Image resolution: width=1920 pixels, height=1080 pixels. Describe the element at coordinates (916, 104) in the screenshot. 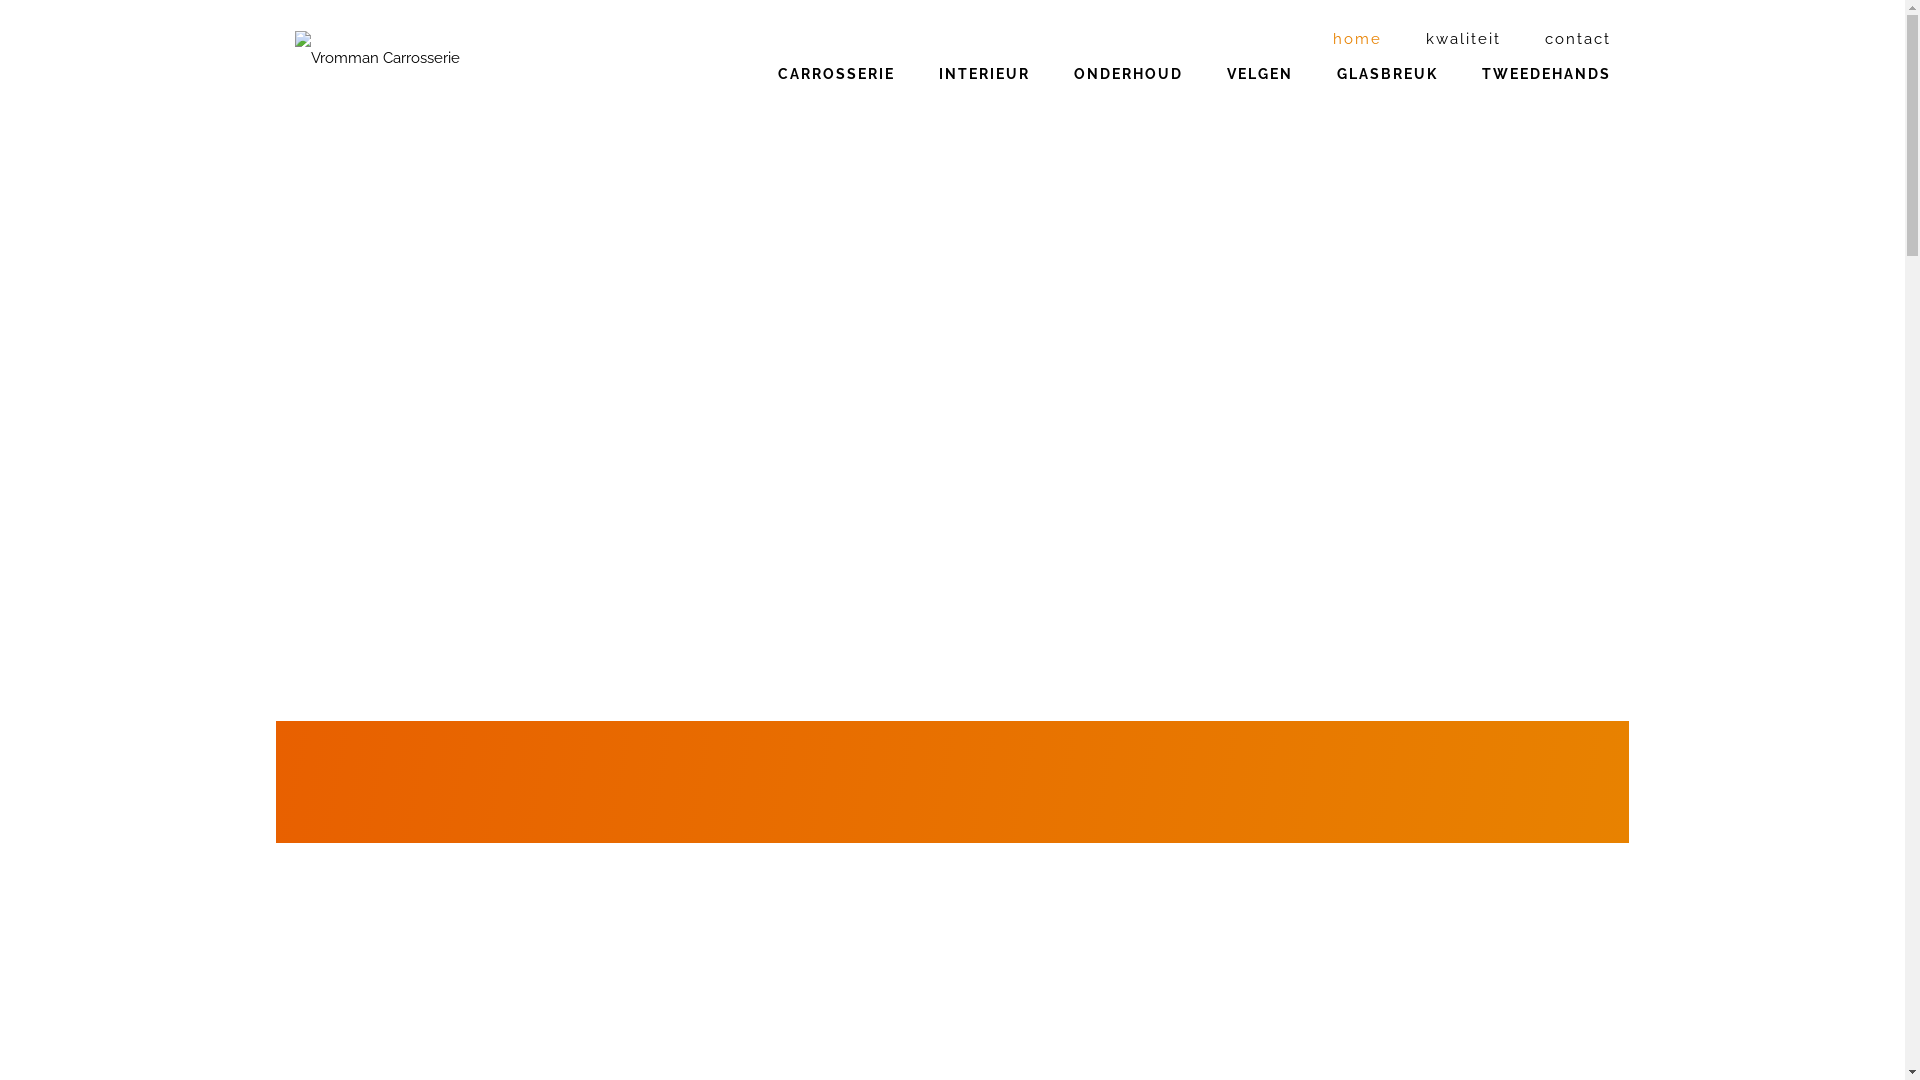

I see `'INTERIEUR'` at that location.